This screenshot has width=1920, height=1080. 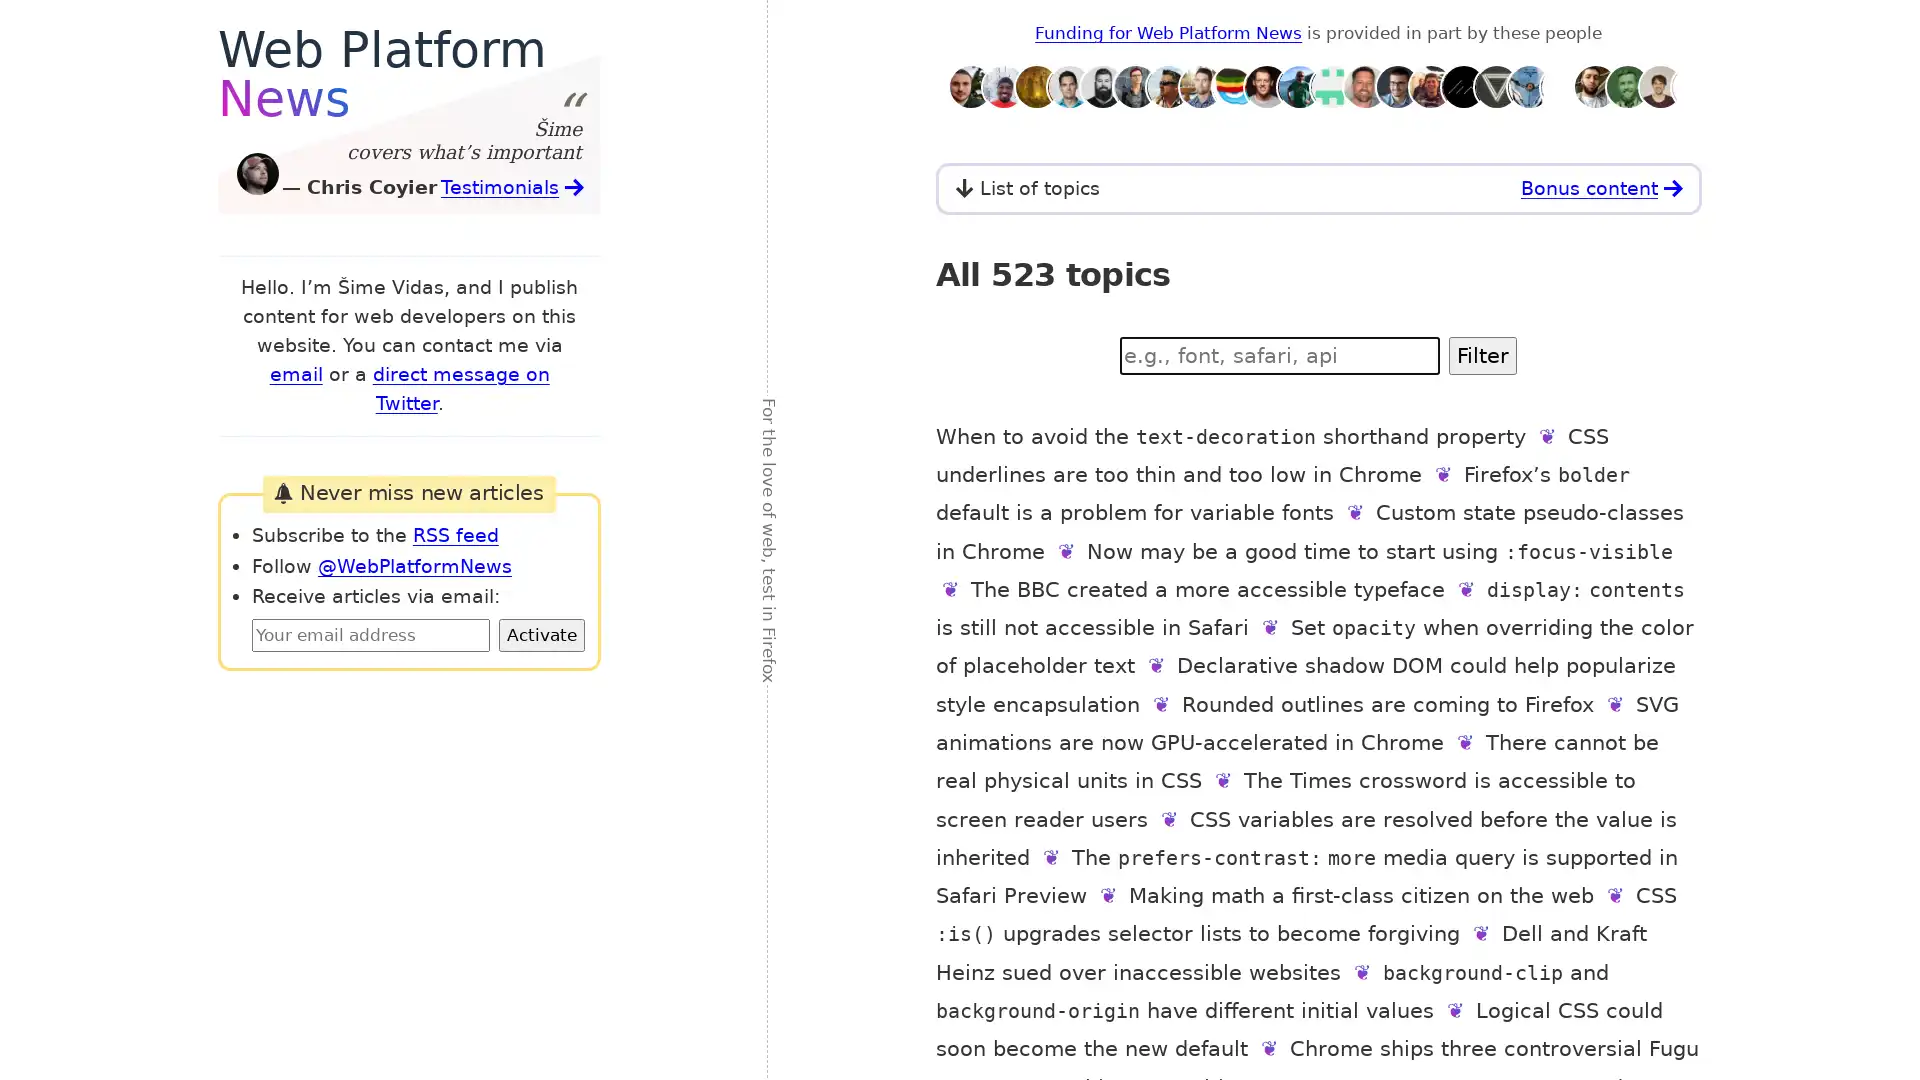 What do you see at coordinates (1483, 354) in the screenshot?
I see `Filter` at bounding box center [1483, 354].